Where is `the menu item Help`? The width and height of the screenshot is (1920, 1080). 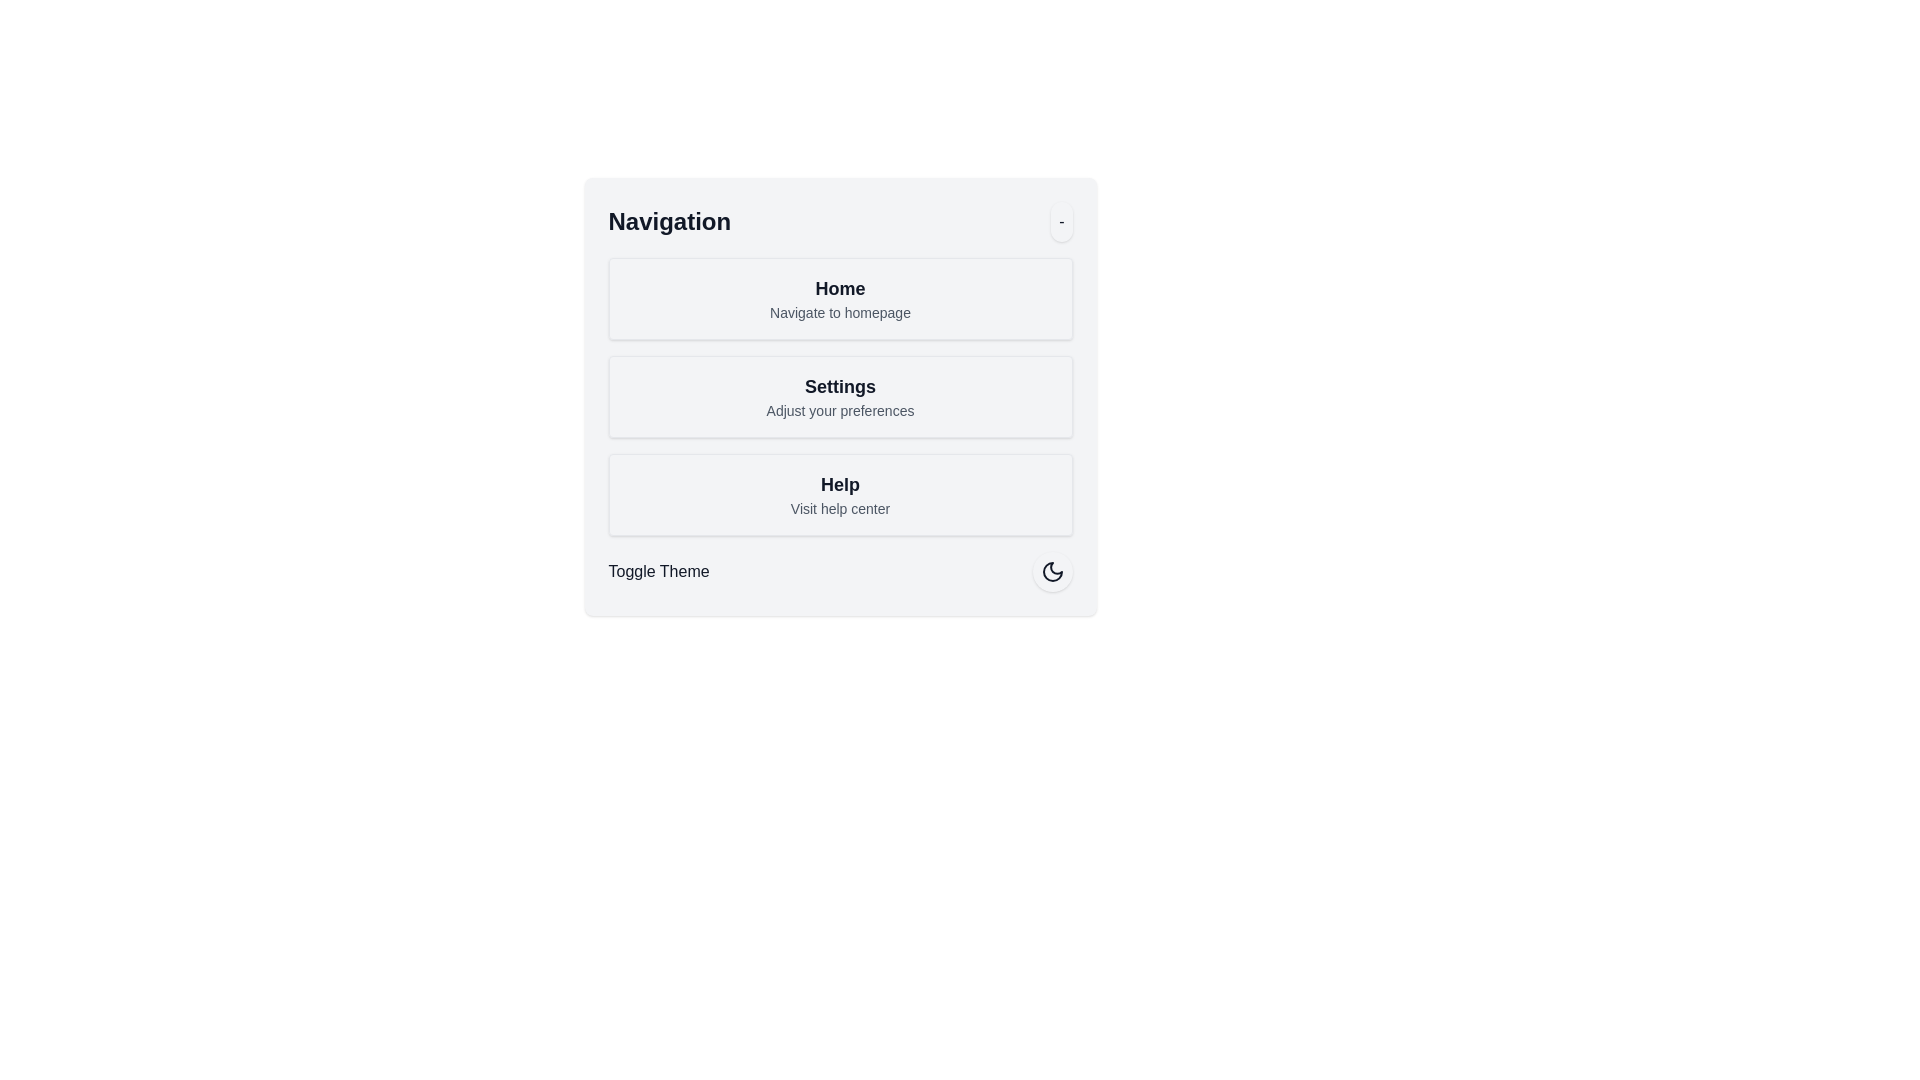
the menu item Help is located at coordinates (840, 494).